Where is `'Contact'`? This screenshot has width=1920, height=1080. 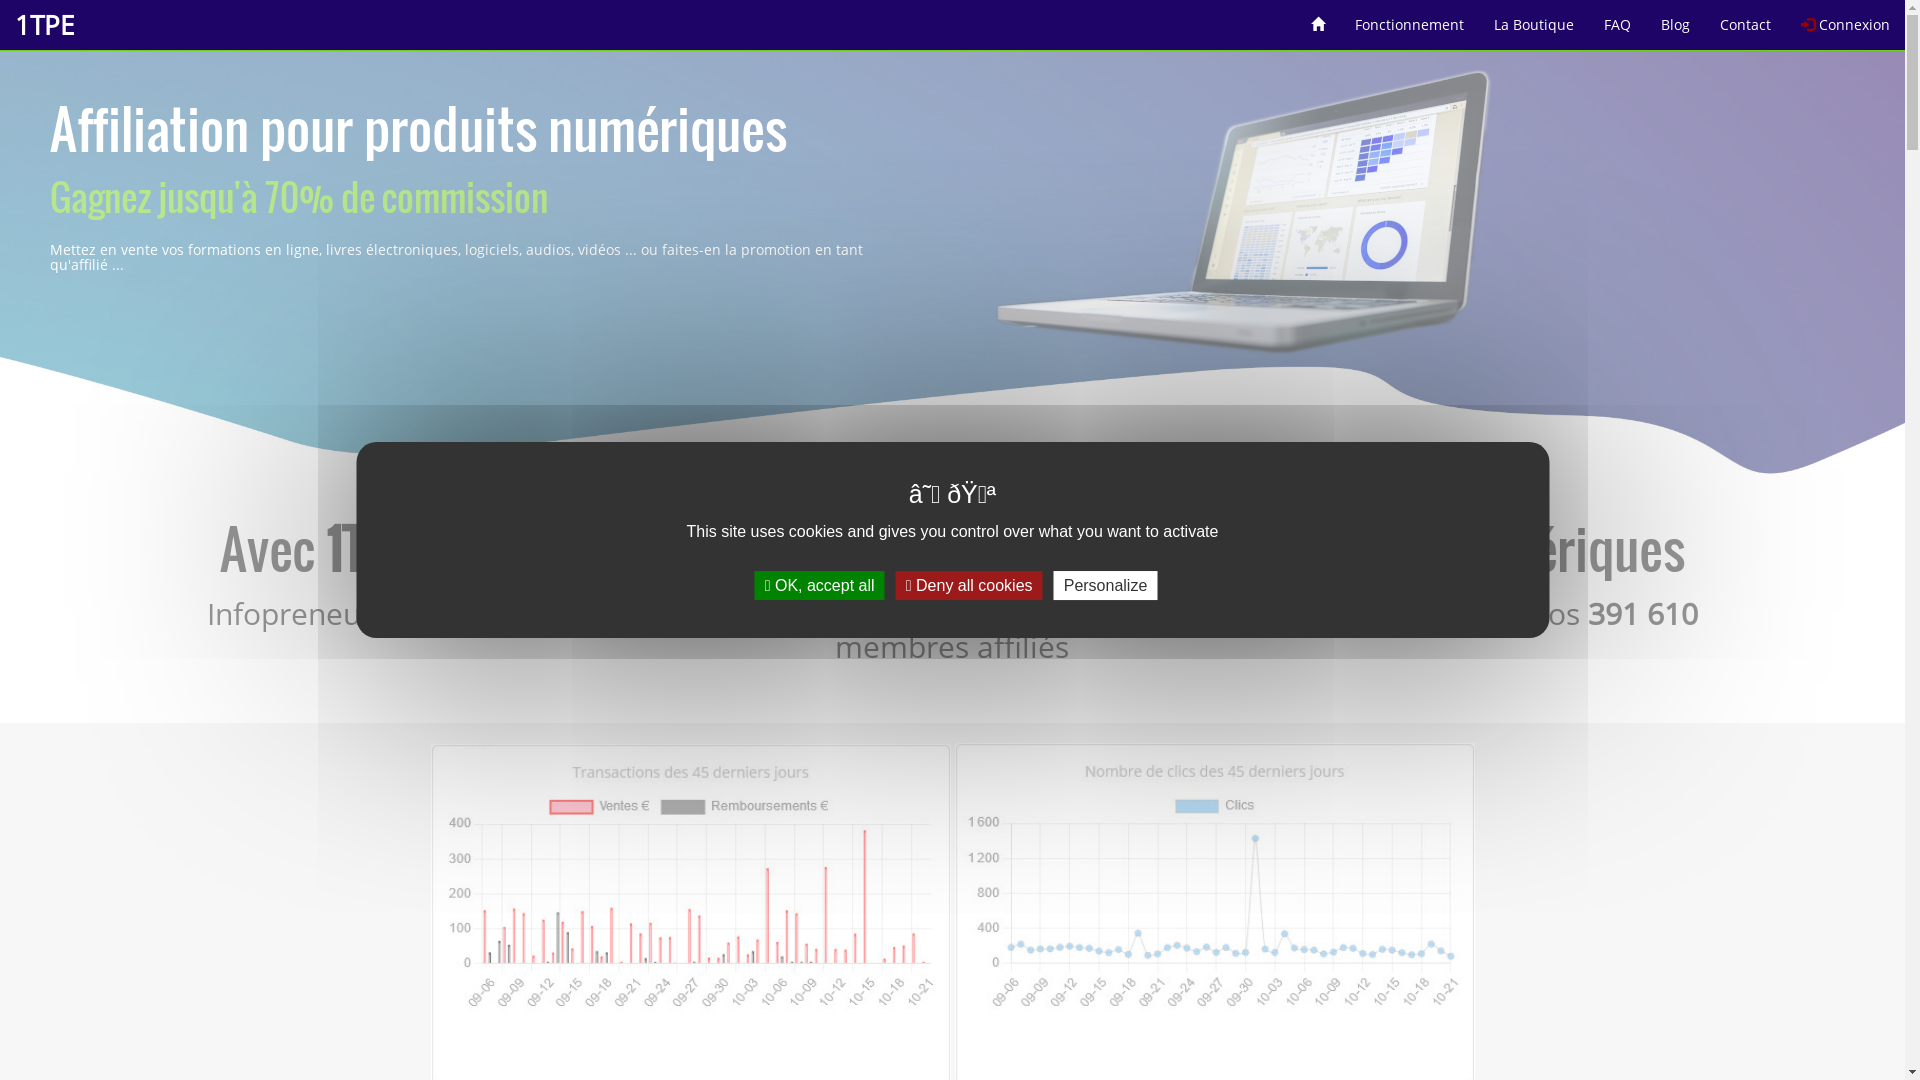 'Contact' is located at coordinates (1744, 17).